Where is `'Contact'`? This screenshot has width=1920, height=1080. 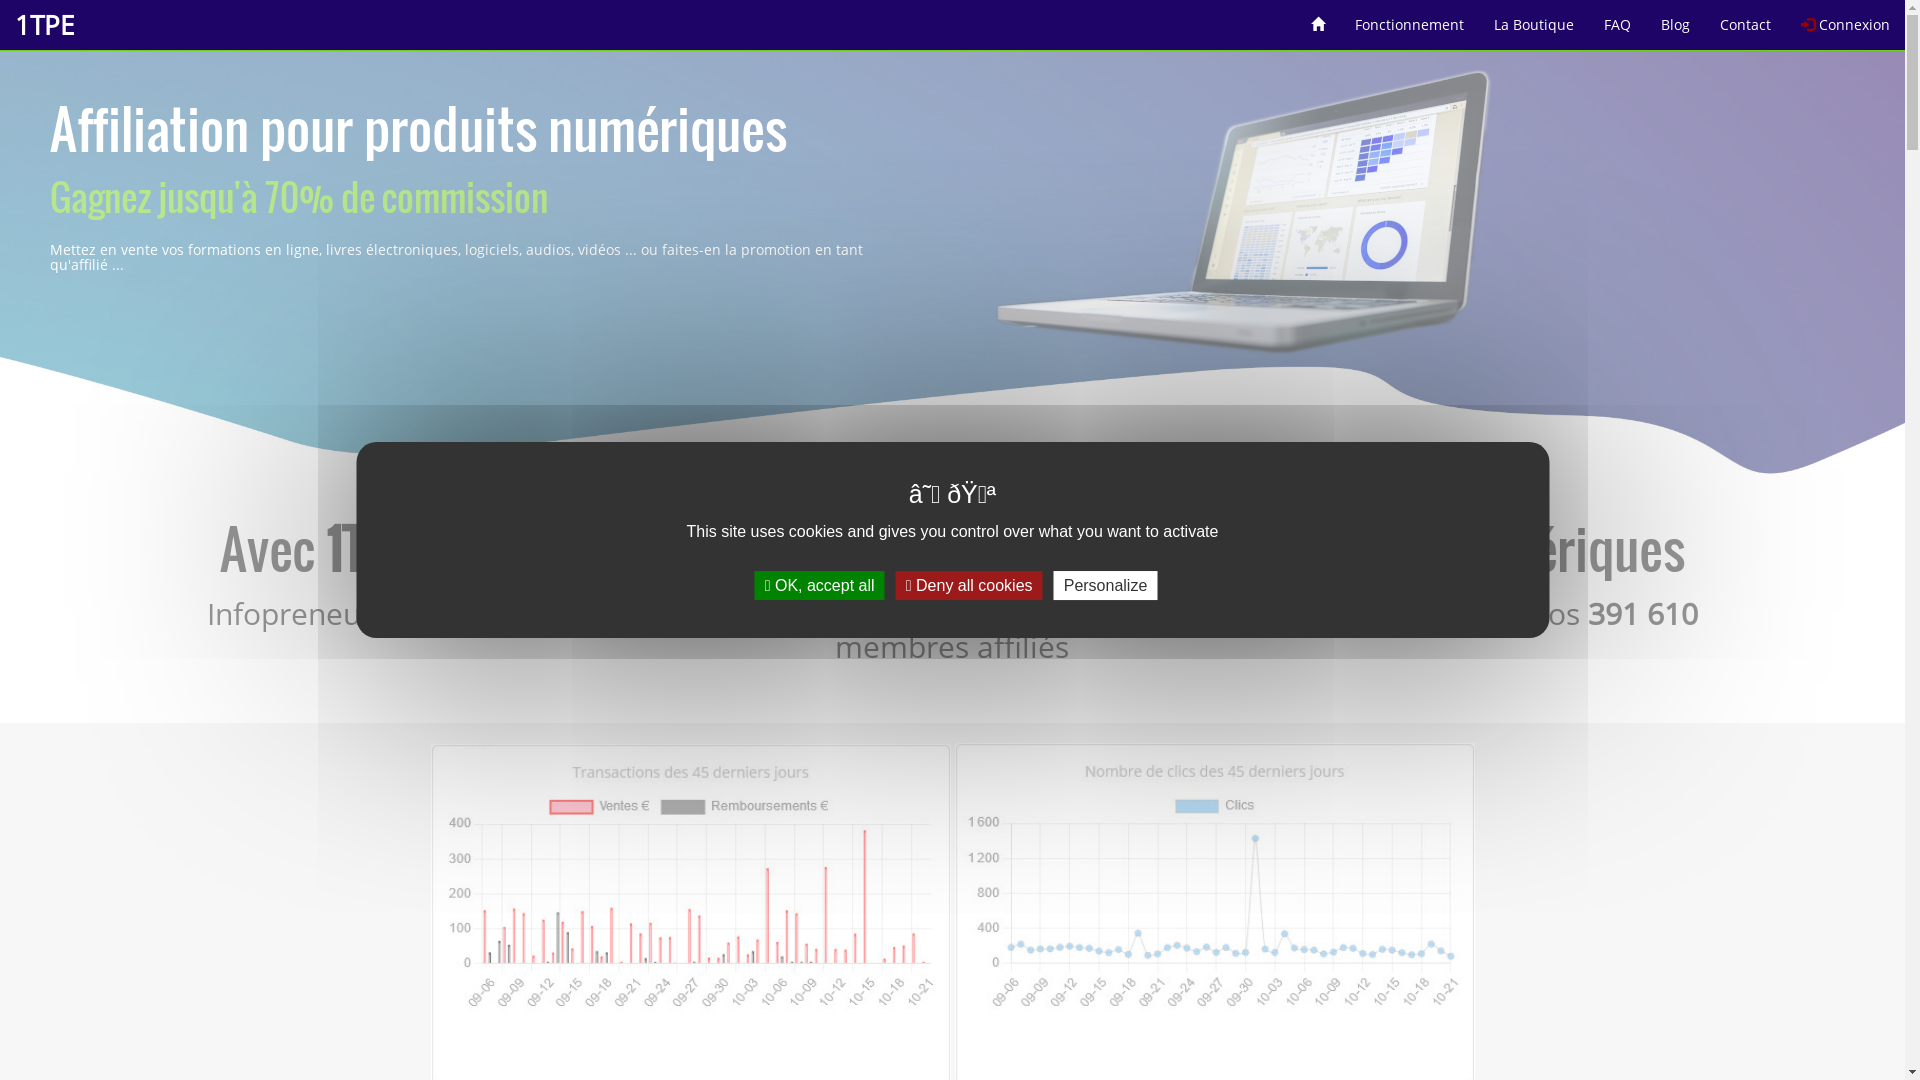 'Contact' is located at coordinates (1744, 17).